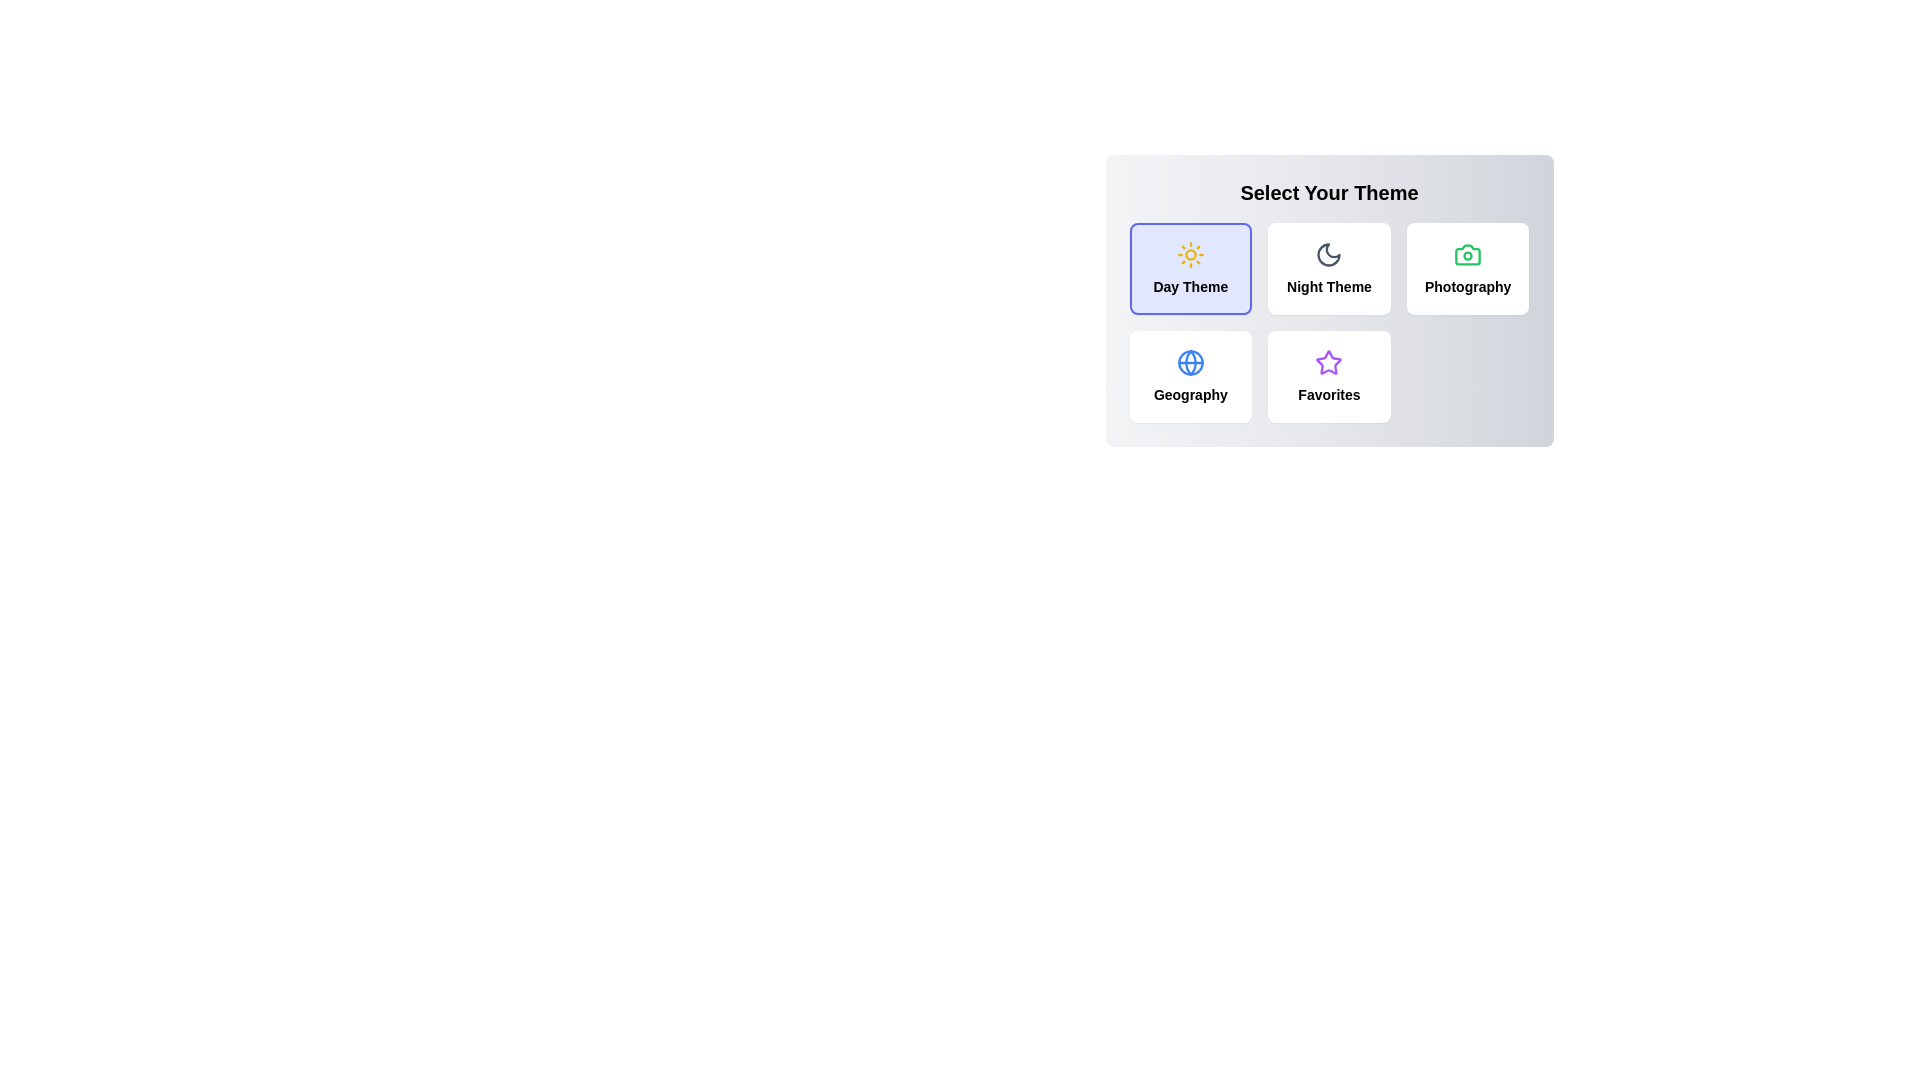 This screenshot has width=1920, height=1080. I want to click on the 'Day Theme' button located in the first row, first column of the theme selection grid to navigate, so click(1190, 268).